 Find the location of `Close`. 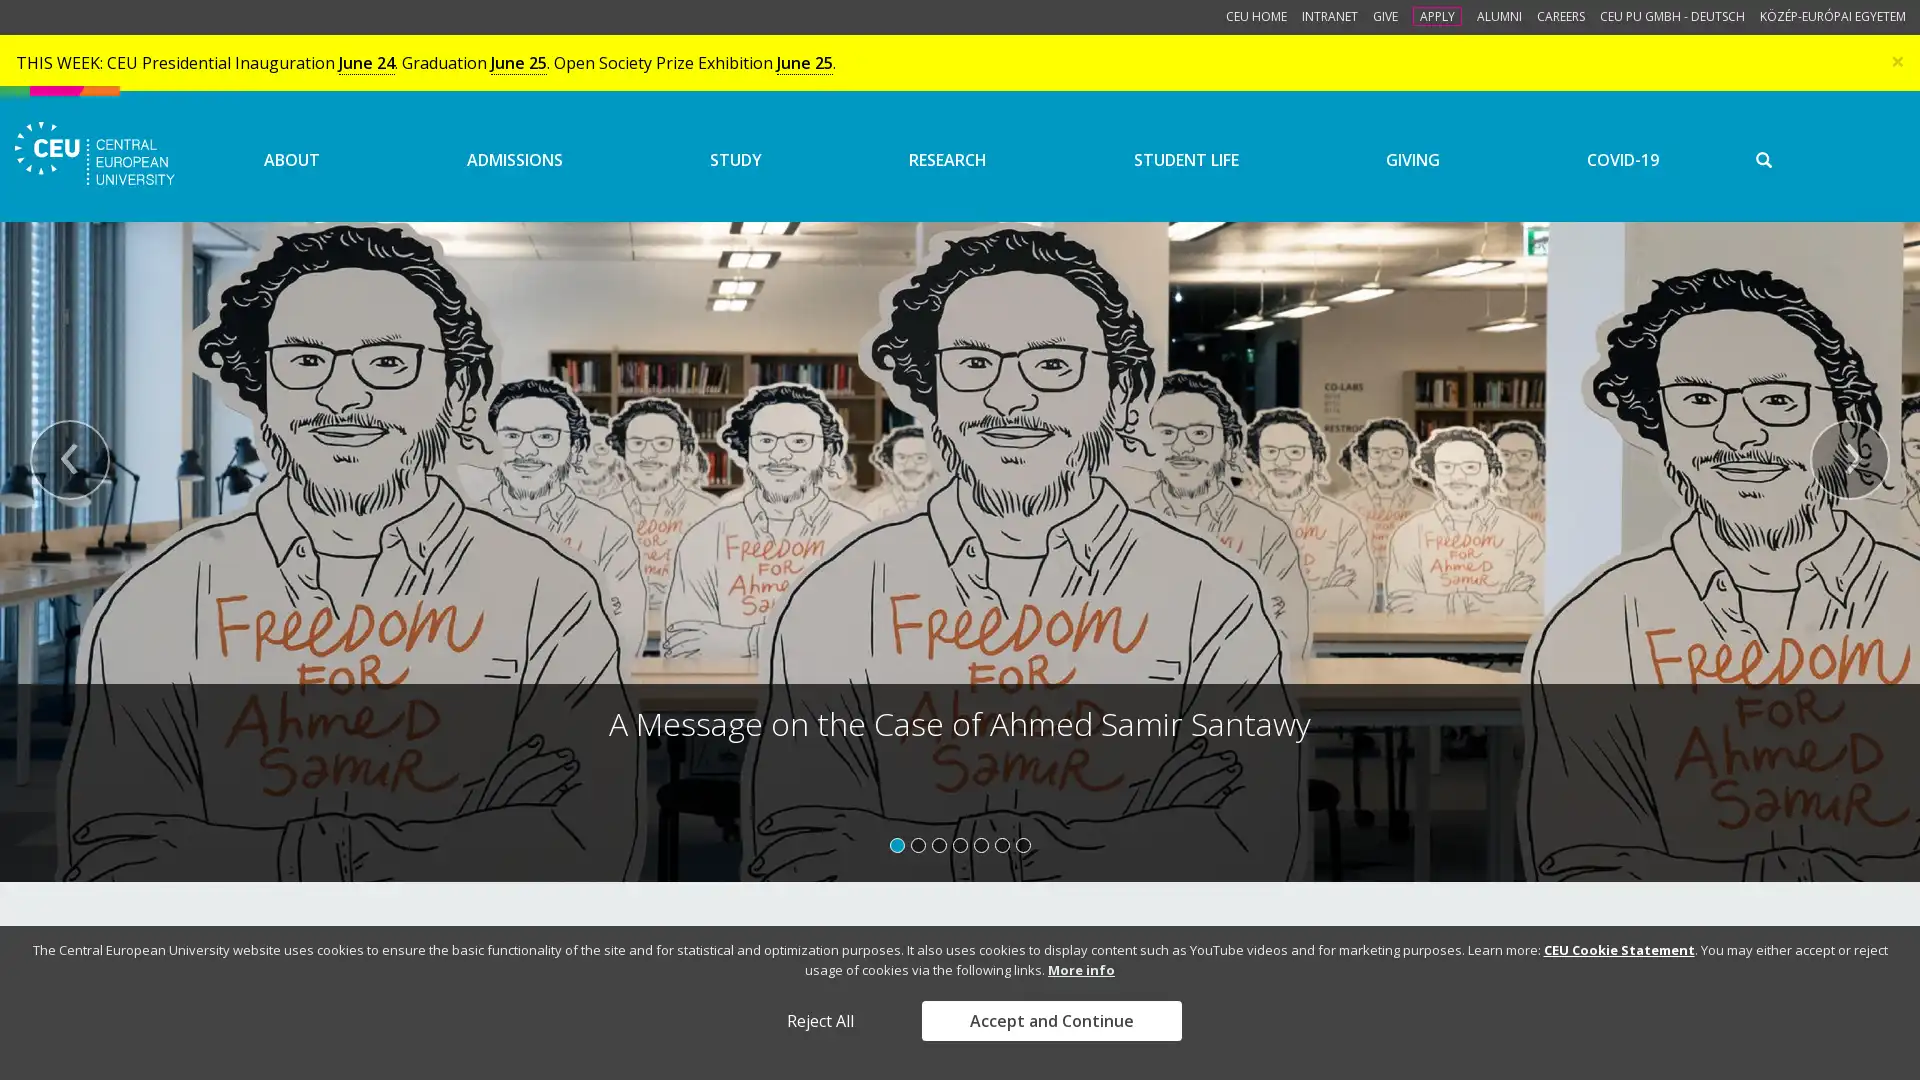

Close is located at coordinates (1896, 59).